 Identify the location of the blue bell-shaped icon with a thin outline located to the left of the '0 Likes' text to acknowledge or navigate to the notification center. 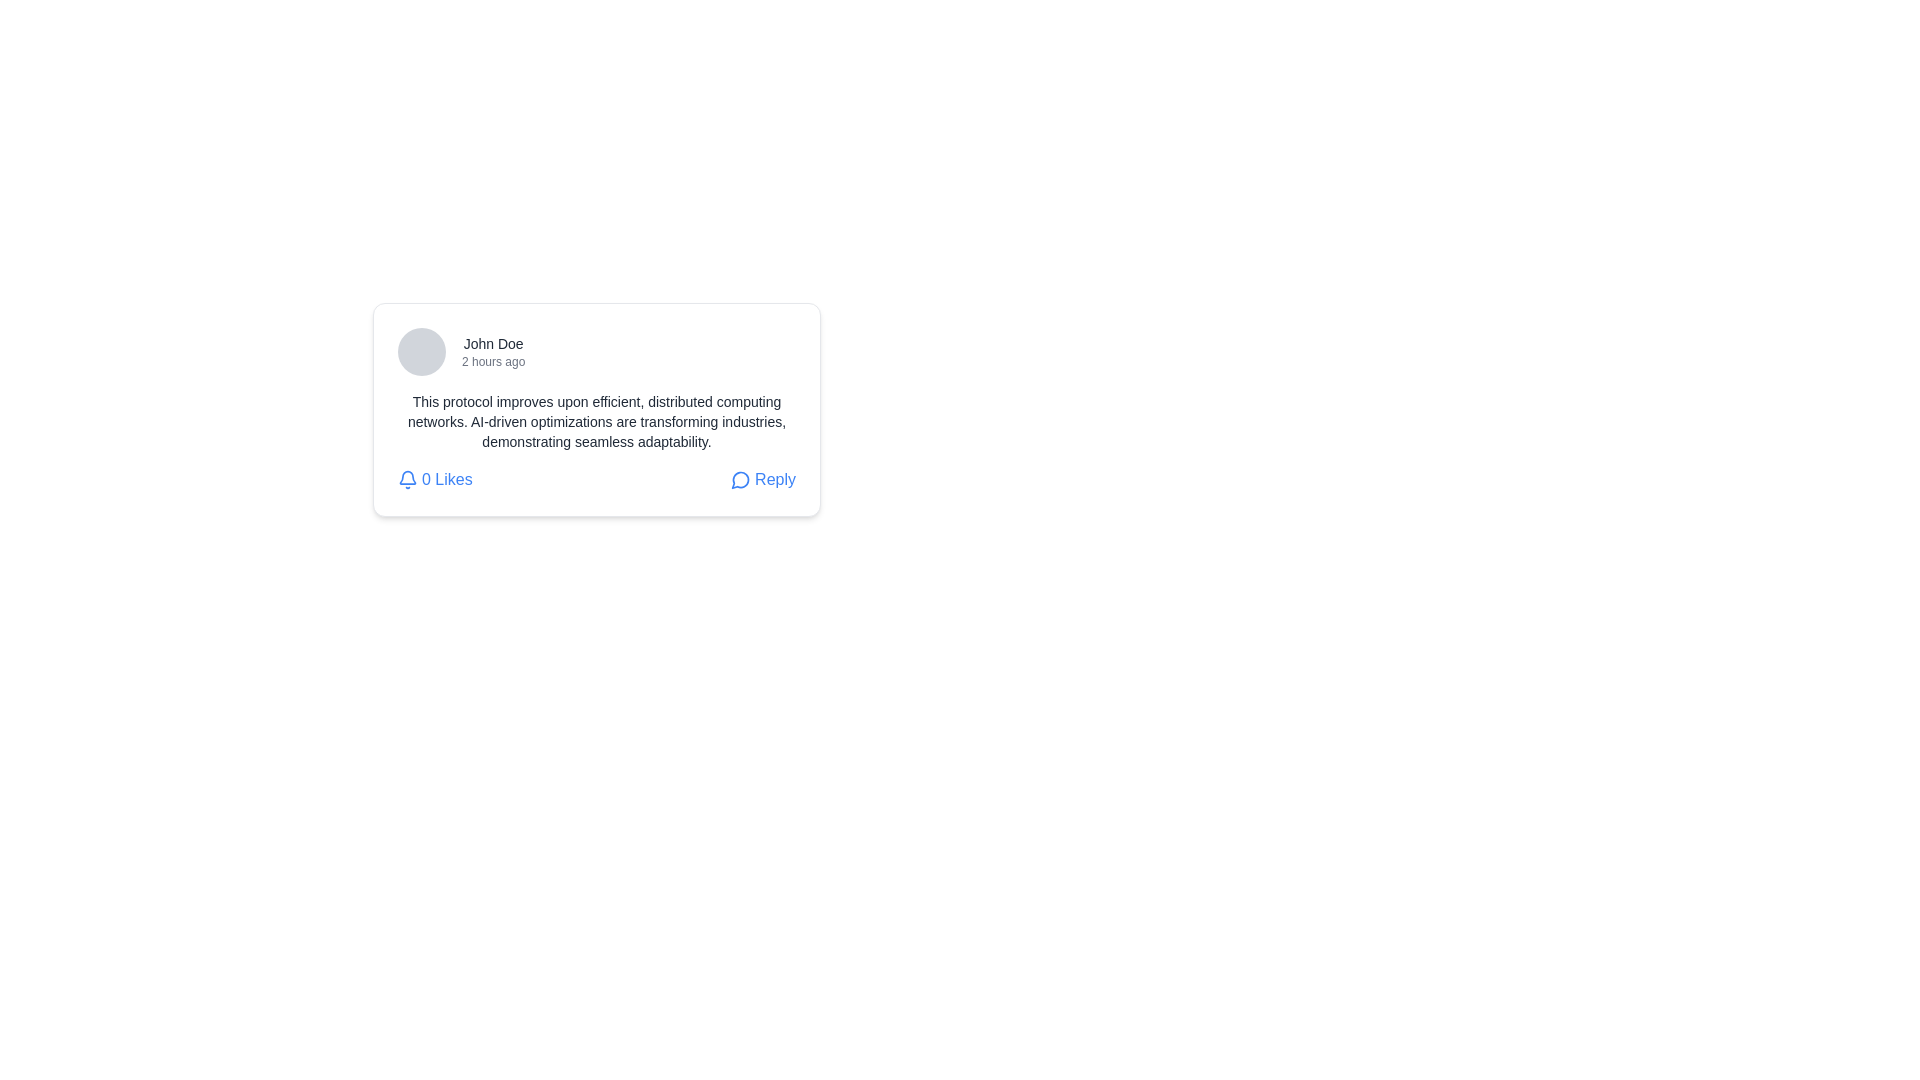
(407, 479).